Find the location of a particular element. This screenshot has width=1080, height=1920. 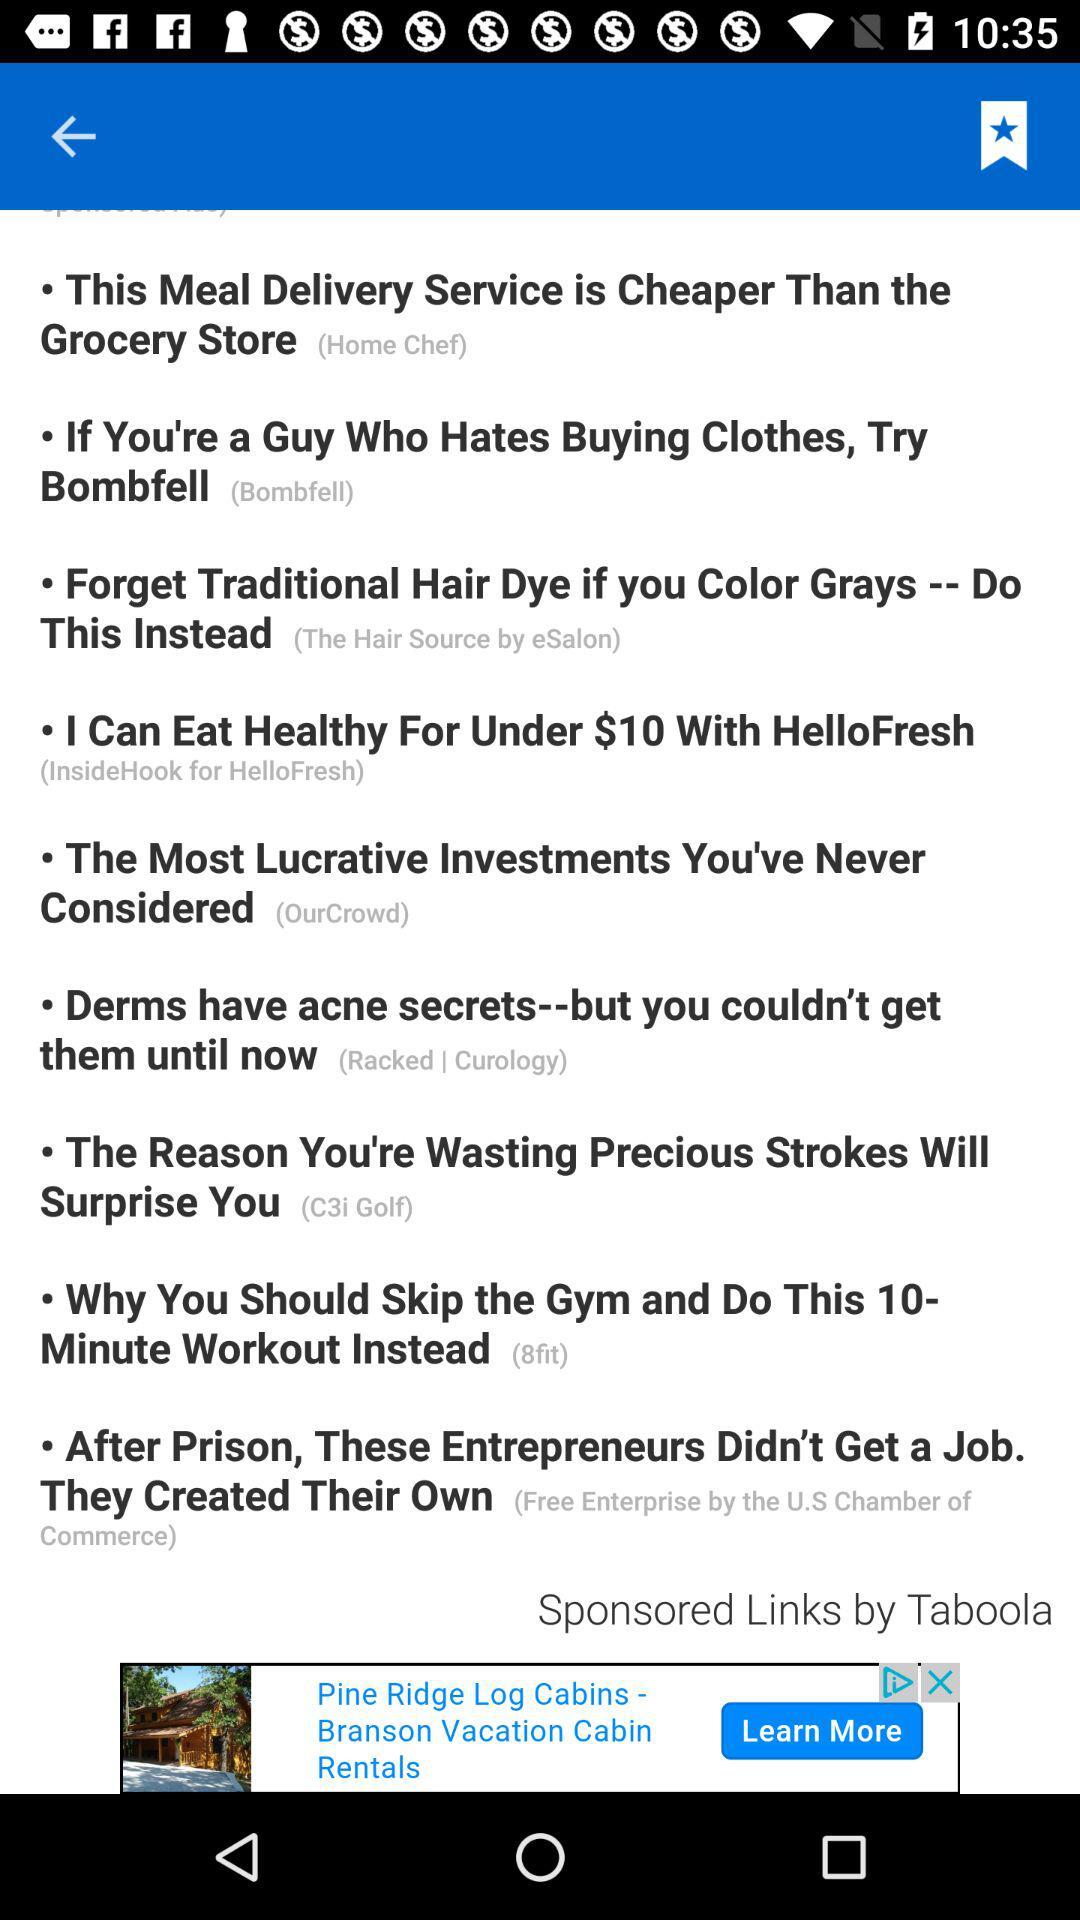

click on advertisement is located at coordinates (540, 1727).